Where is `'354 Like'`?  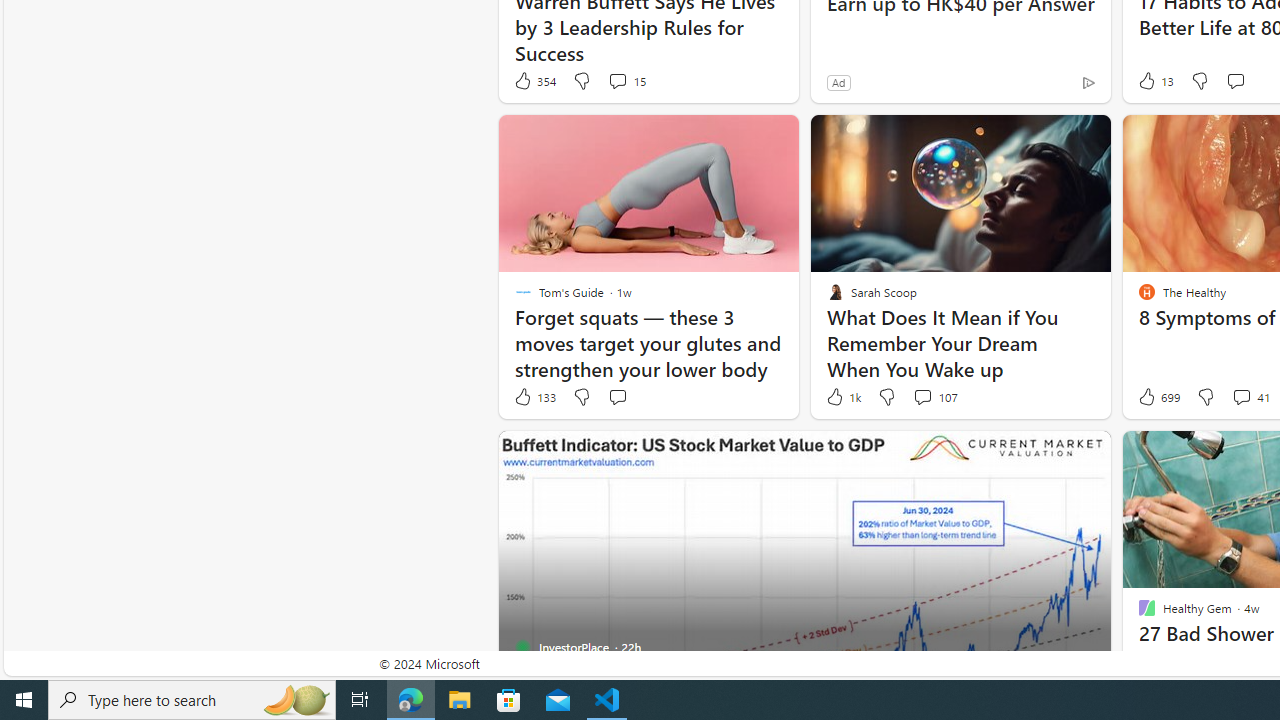 '354 Like' is located at coordinates (534, 80).